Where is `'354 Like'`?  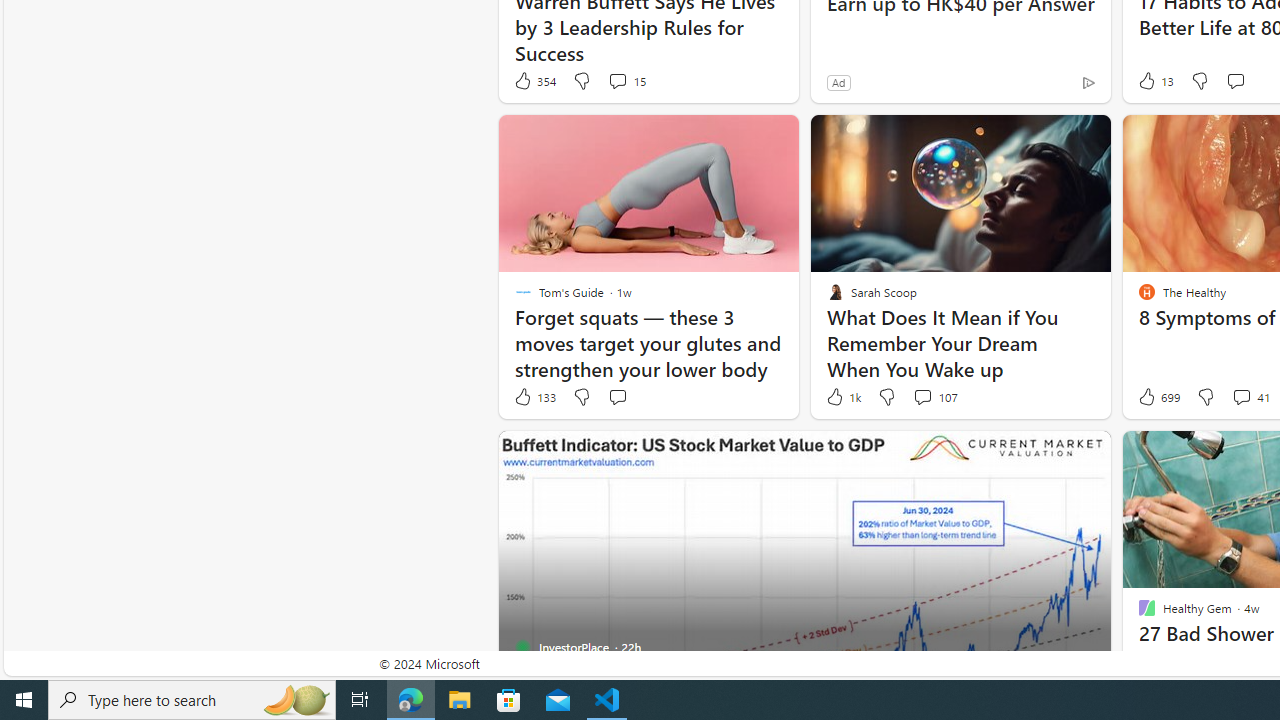 '354 Like' is located at coordinates (534, 80).